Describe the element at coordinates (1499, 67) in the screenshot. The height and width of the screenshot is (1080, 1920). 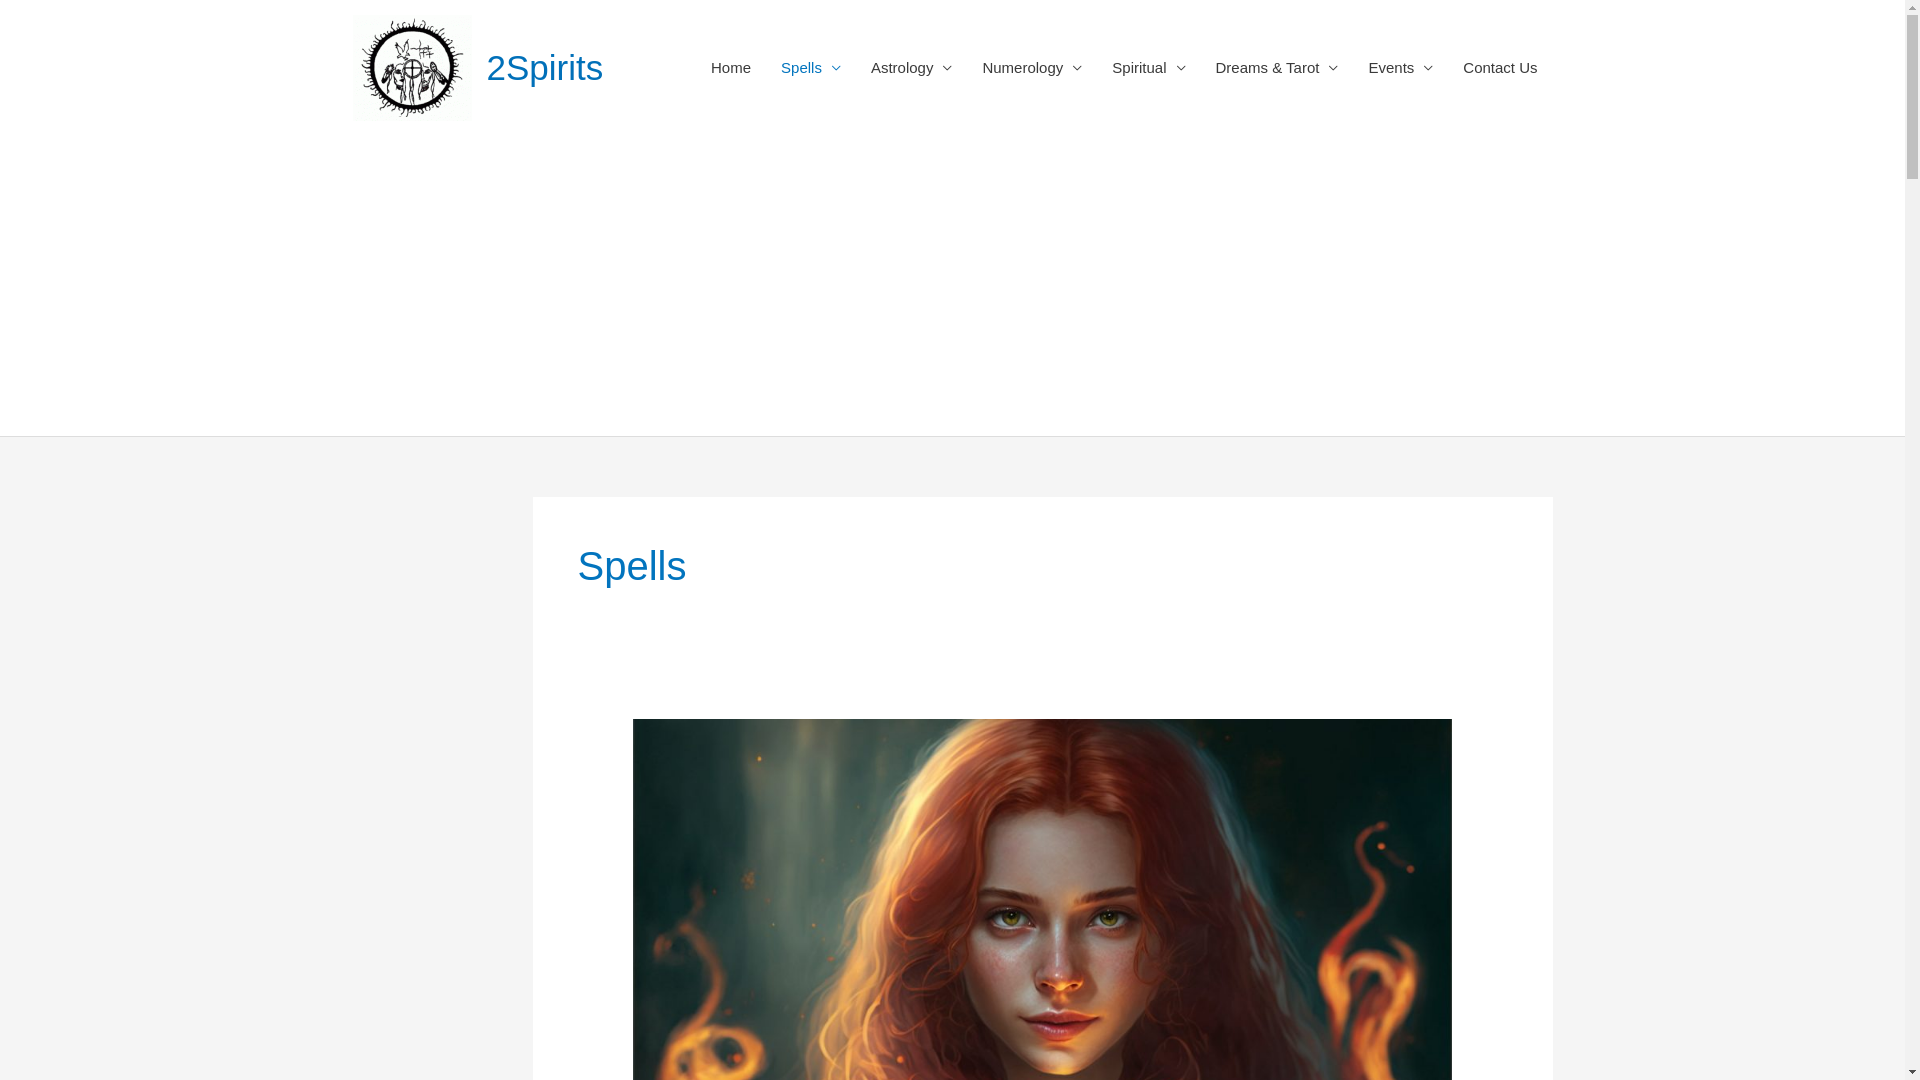
I see `'Contact Us'` at that location.